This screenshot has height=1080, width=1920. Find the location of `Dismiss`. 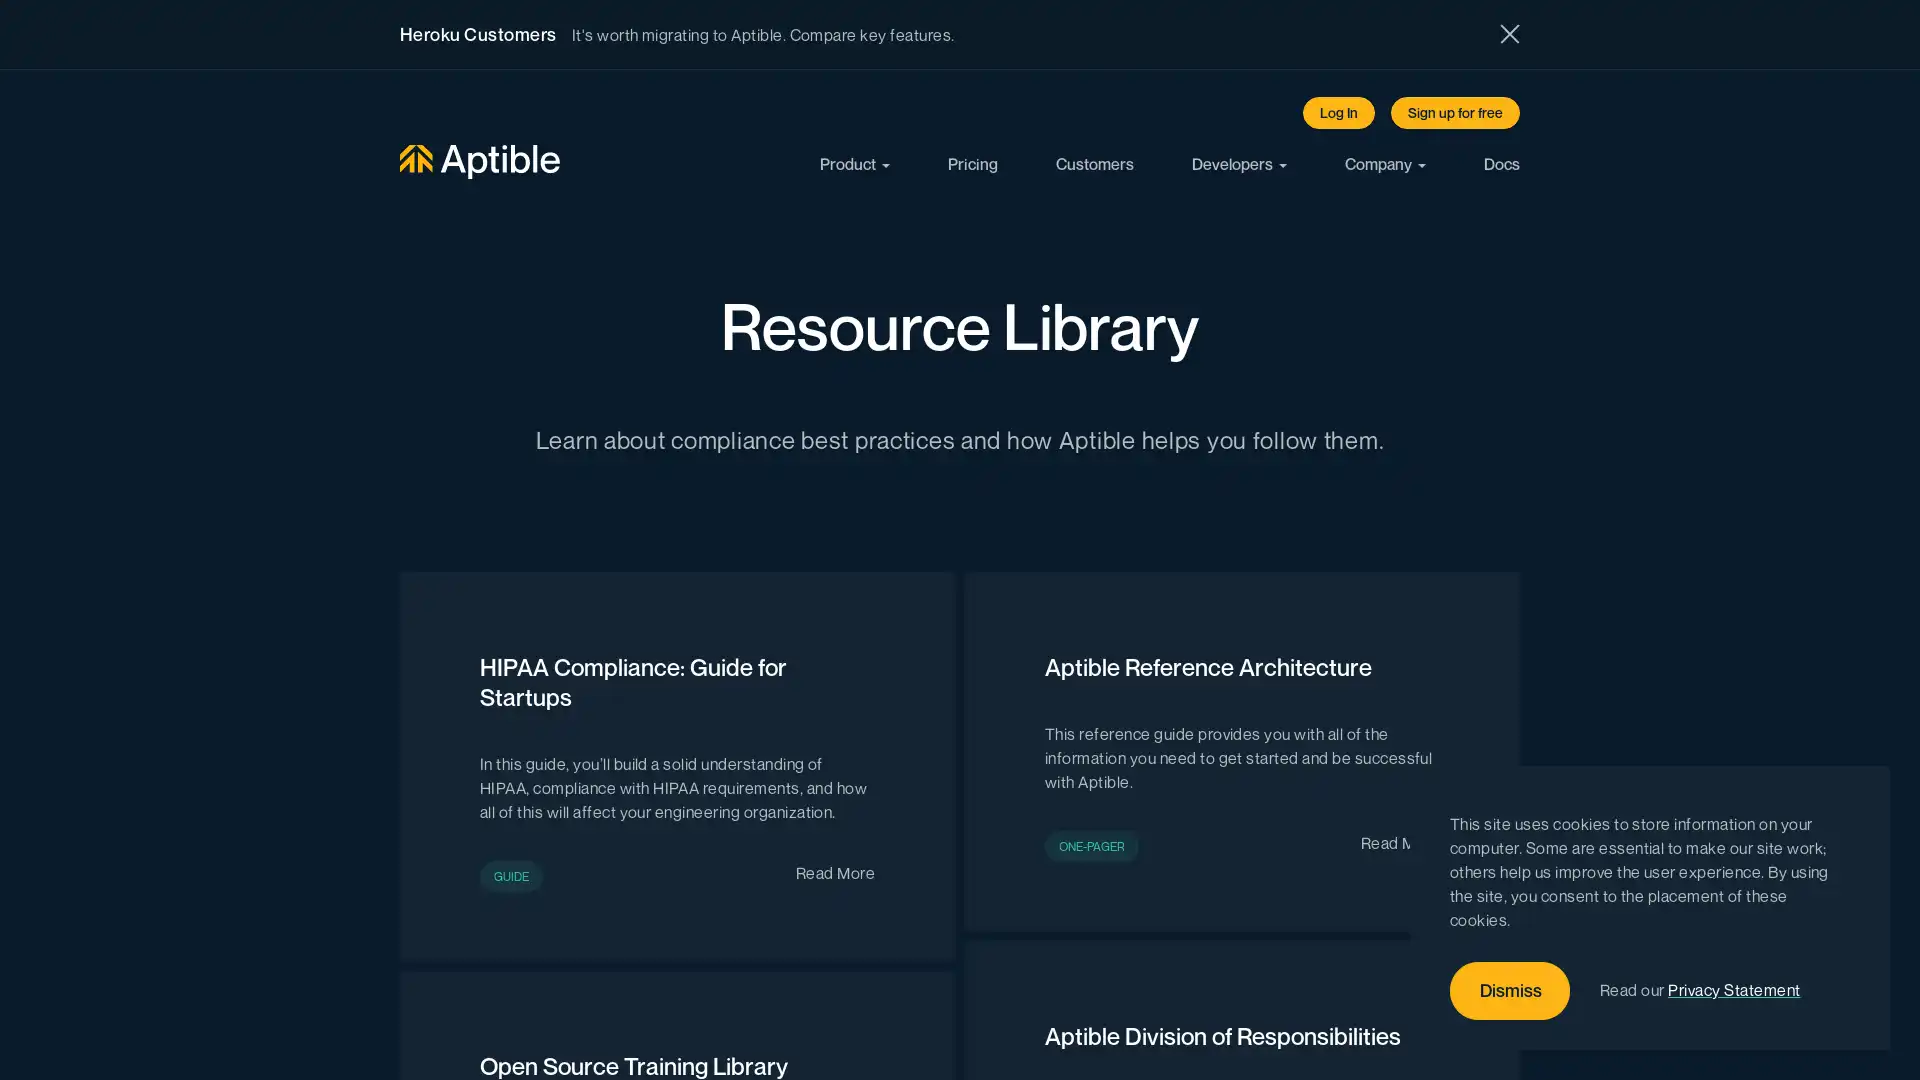

Dismiss is located at coordinates (1510, 991).